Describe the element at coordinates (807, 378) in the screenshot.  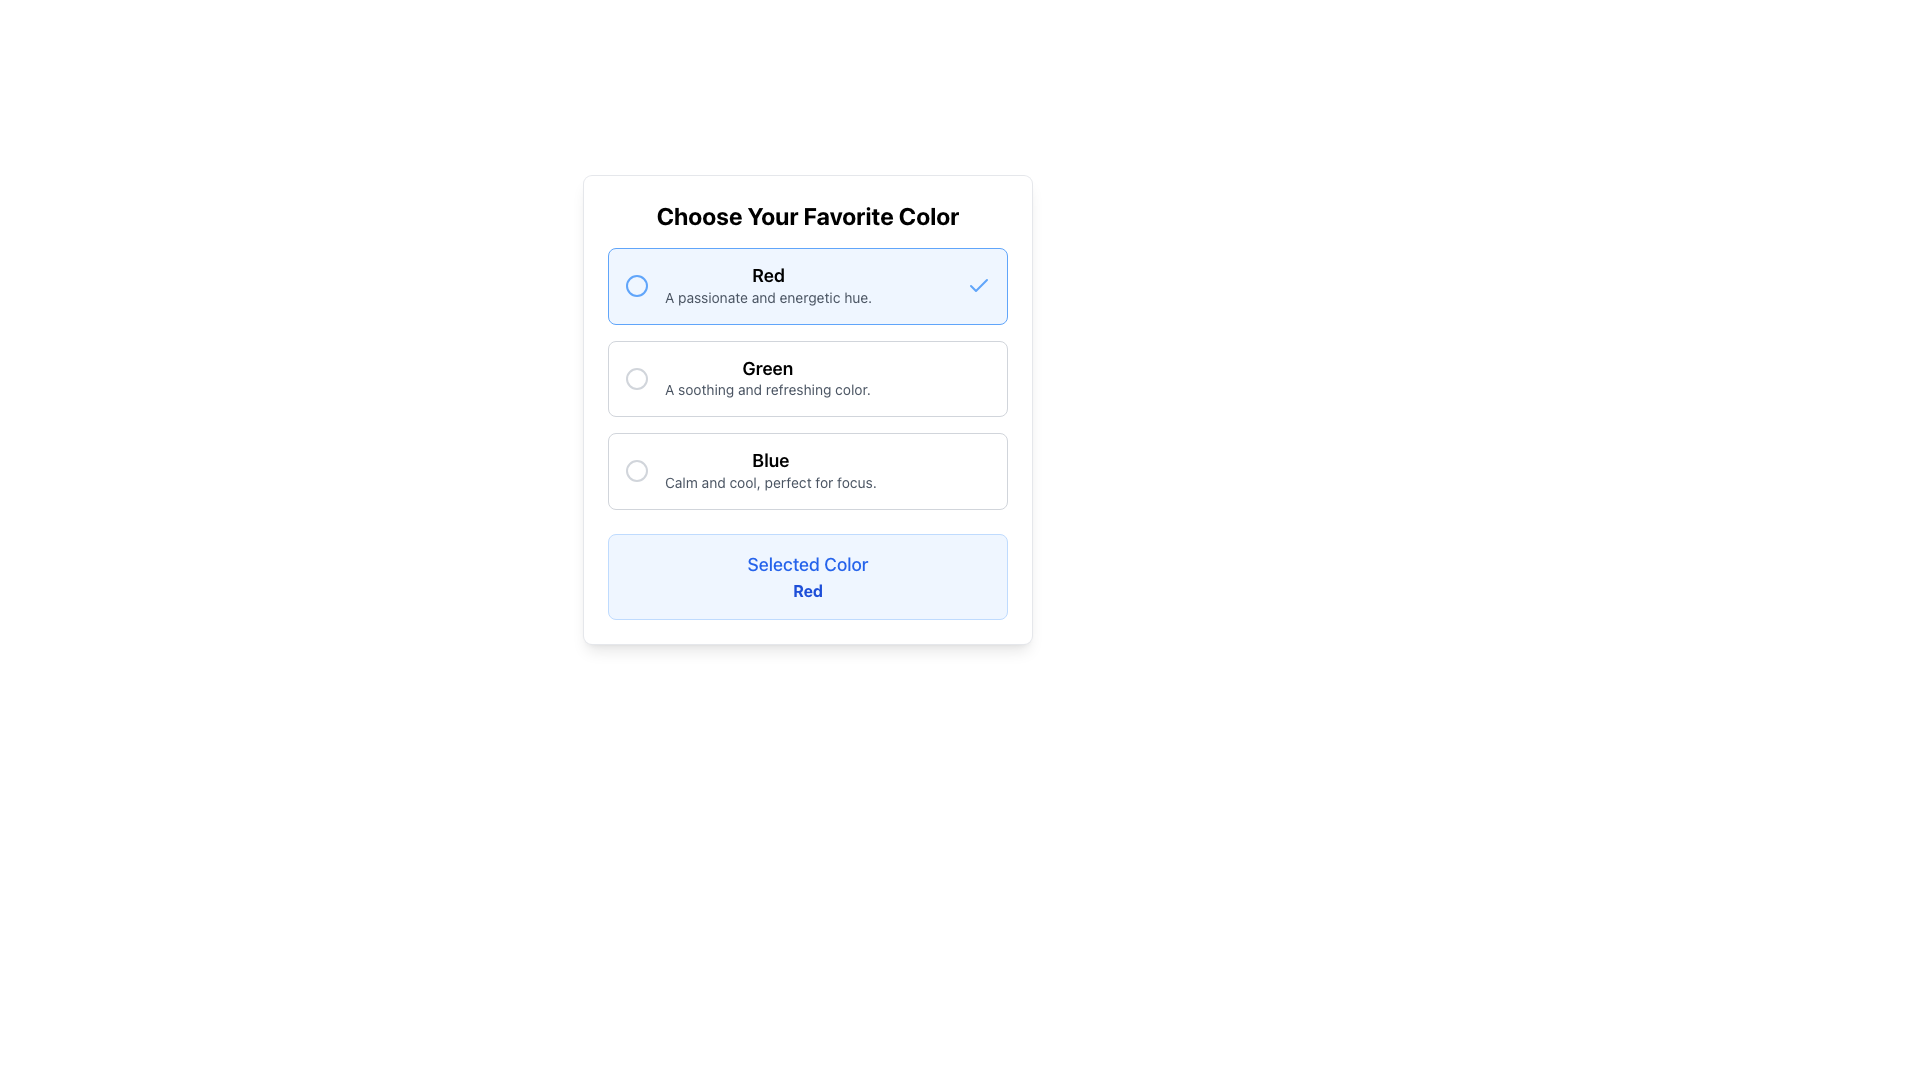
I see `the 'Green' color option in the selectable list` at that location.